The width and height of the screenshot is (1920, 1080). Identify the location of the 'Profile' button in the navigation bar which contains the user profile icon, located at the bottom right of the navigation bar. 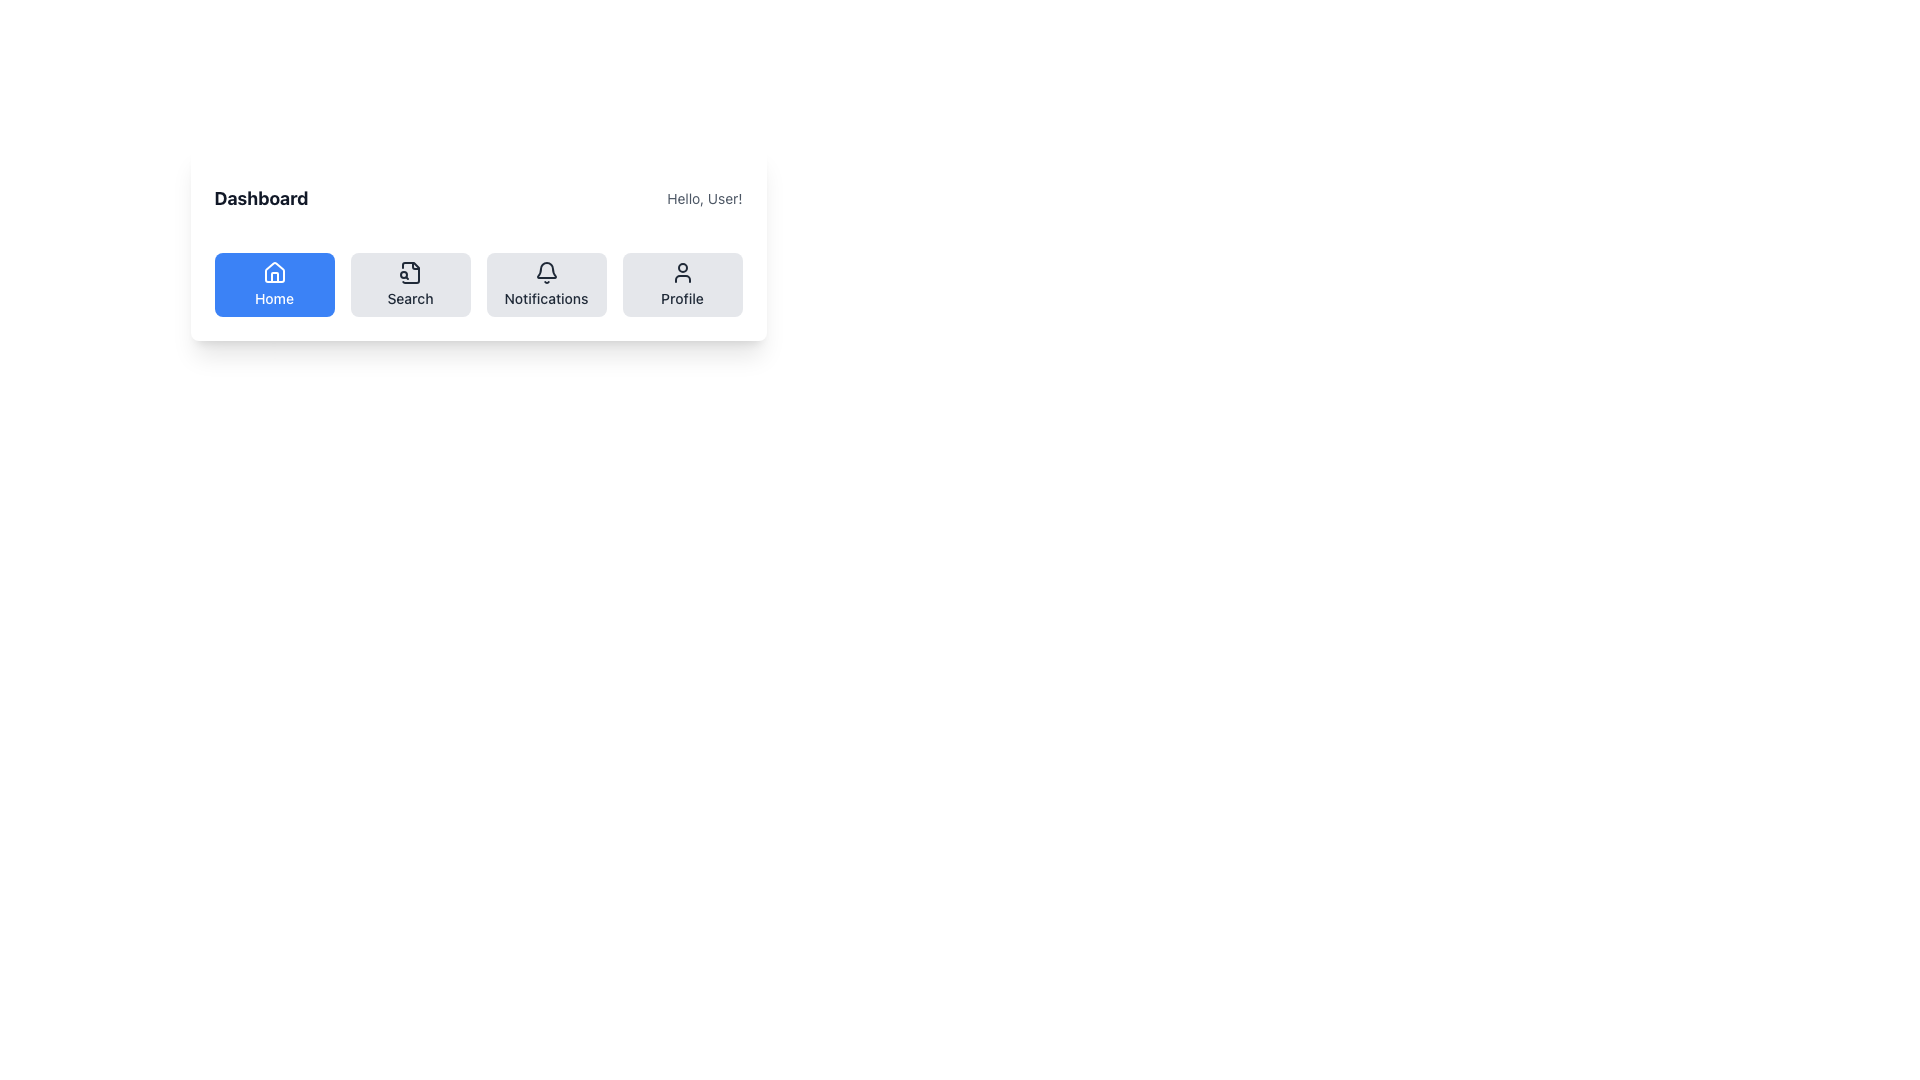
(682, 273).